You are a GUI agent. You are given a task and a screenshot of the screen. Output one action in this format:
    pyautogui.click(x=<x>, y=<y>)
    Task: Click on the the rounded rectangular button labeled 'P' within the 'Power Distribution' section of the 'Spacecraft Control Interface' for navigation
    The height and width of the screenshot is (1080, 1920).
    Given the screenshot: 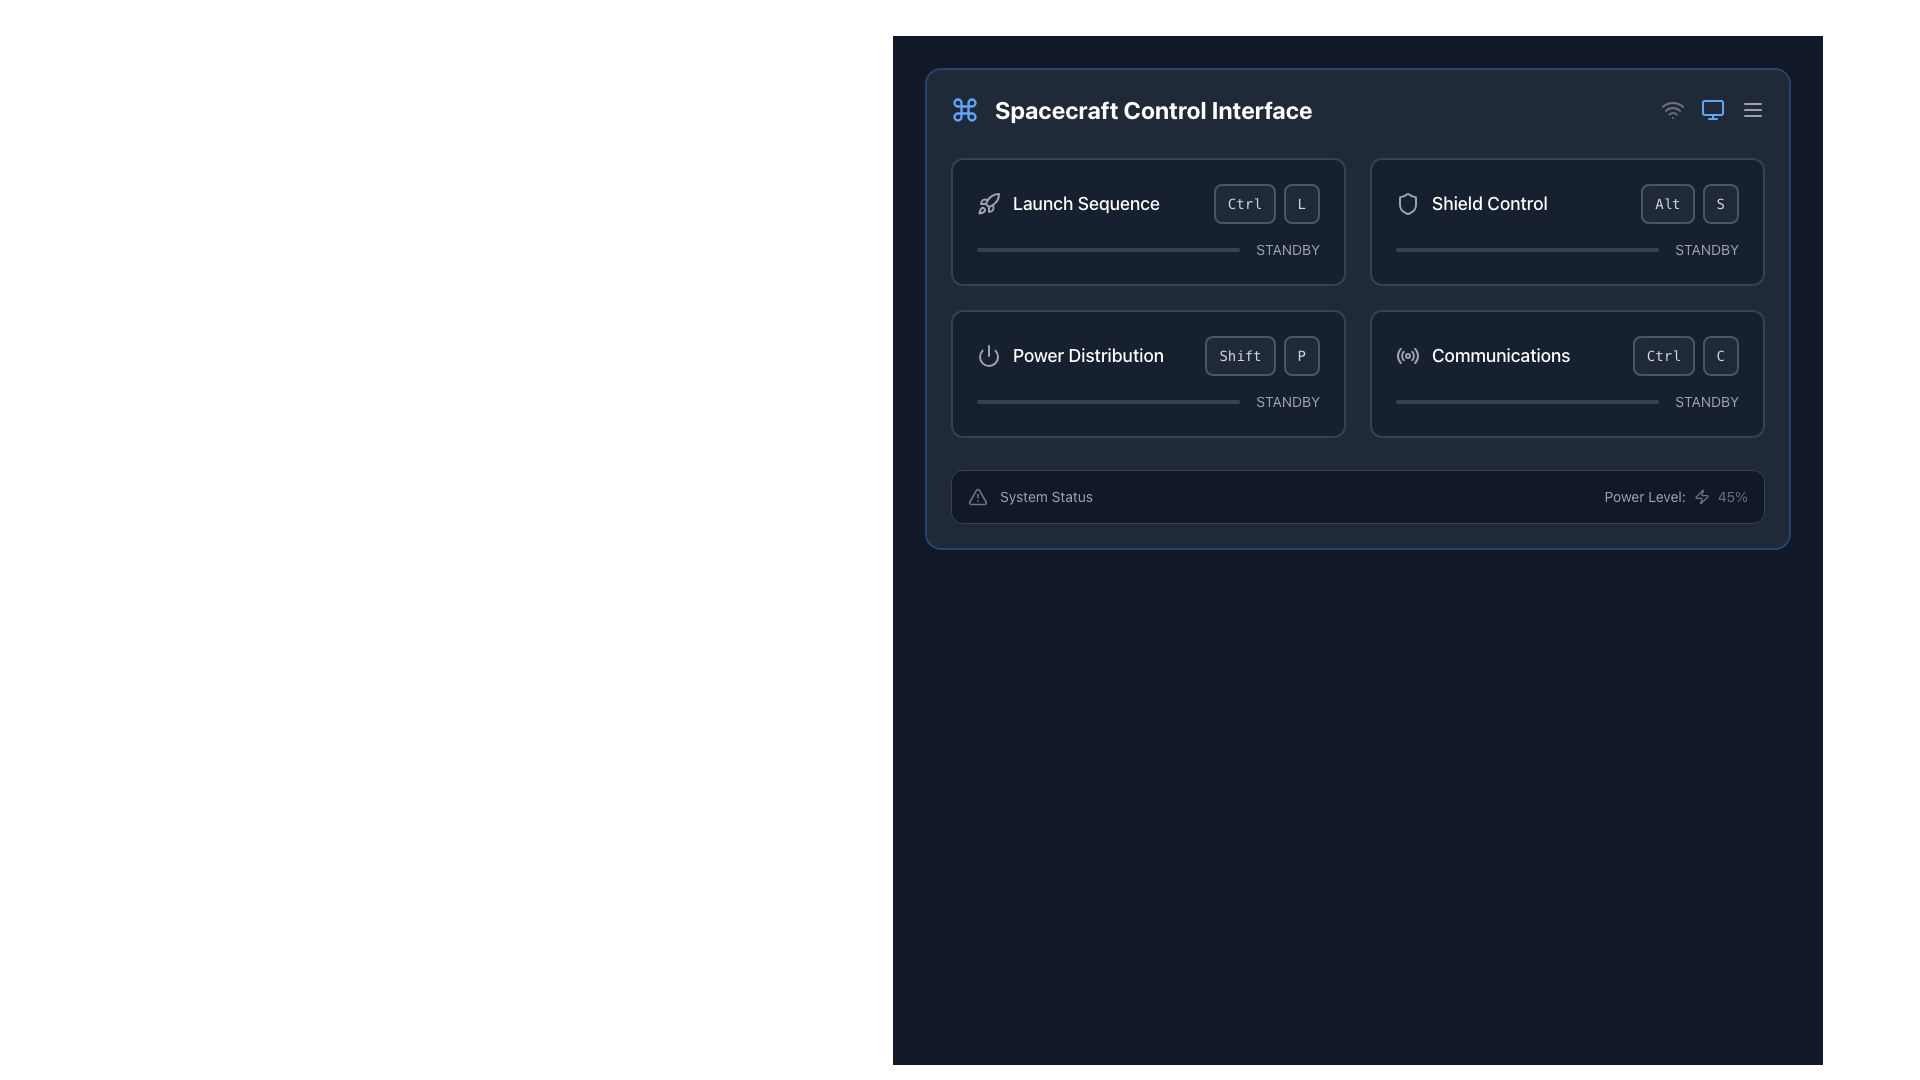 What is the action you would take?
    pyautogui.click(x=1301, y=354)
    